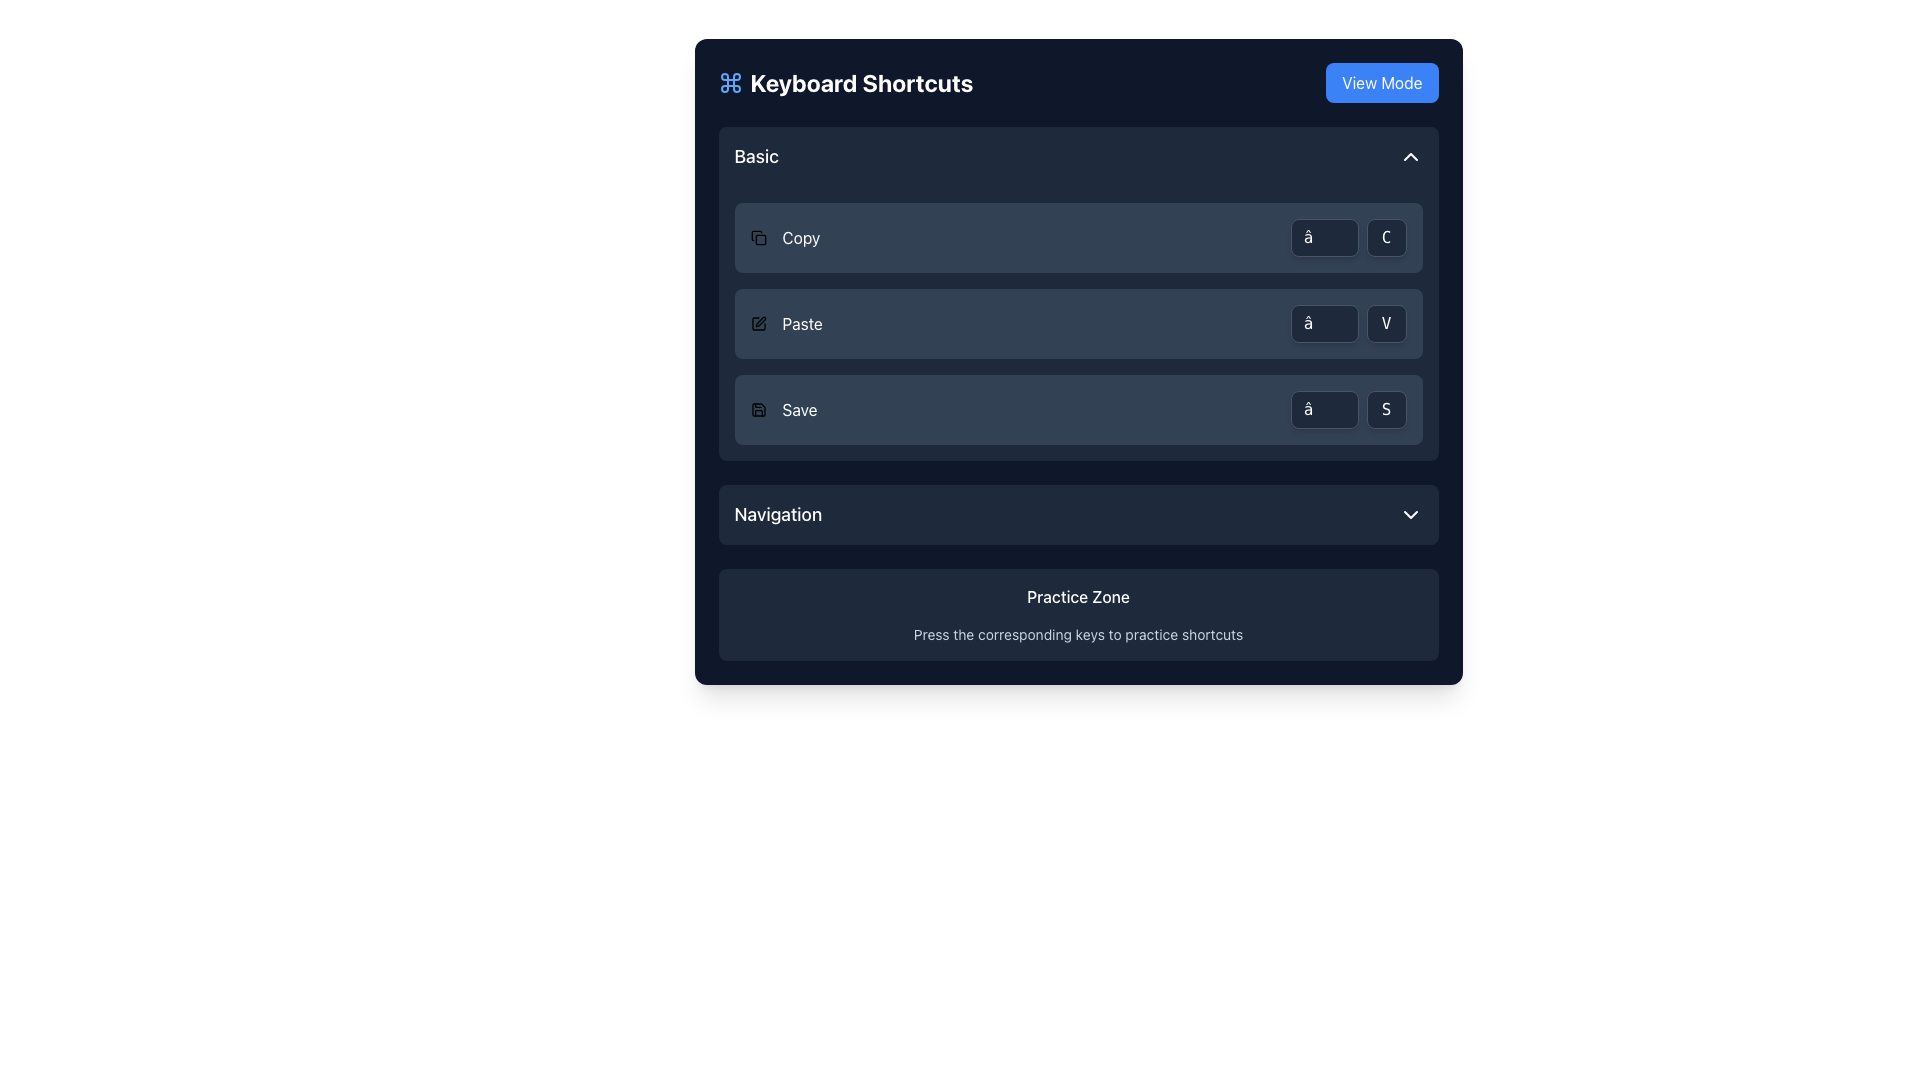 This screenshot has width=1920, height=1080. What do you see at coordinates (729, 82) in the screenshot?
I see `the Decorative graphic icon, which features a grid-like arrangement of interconnected circles and is styled with a blue hue, located at the top-left corner of the modal next to the 'Keyboard Shortcuts' title` at bounding box center [729, 82].